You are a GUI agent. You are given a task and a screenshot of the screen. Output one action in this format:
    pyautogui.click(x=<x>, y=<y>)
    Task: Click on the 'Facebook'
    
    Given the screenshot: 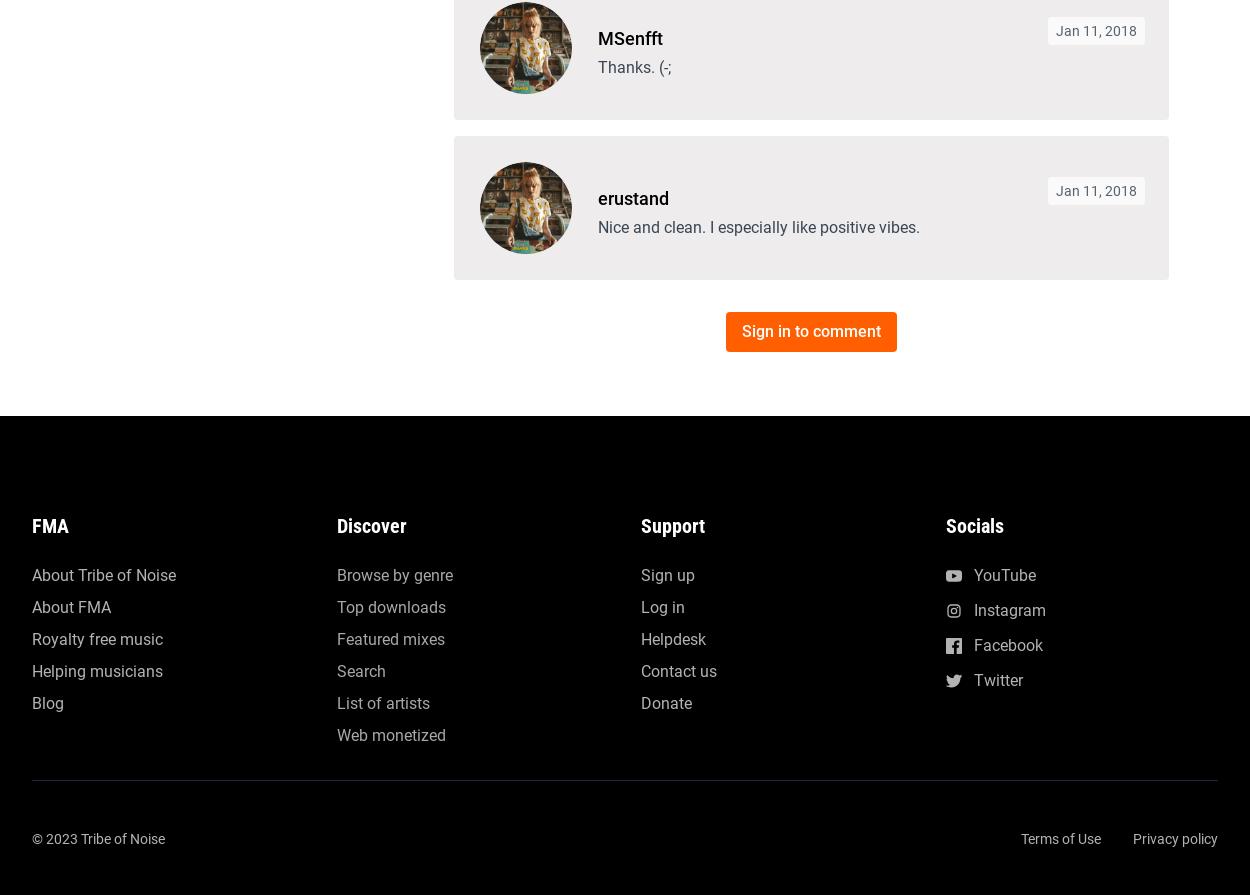 What is the action you would take?
    pyautogui.click(x=1007, y=9)
    